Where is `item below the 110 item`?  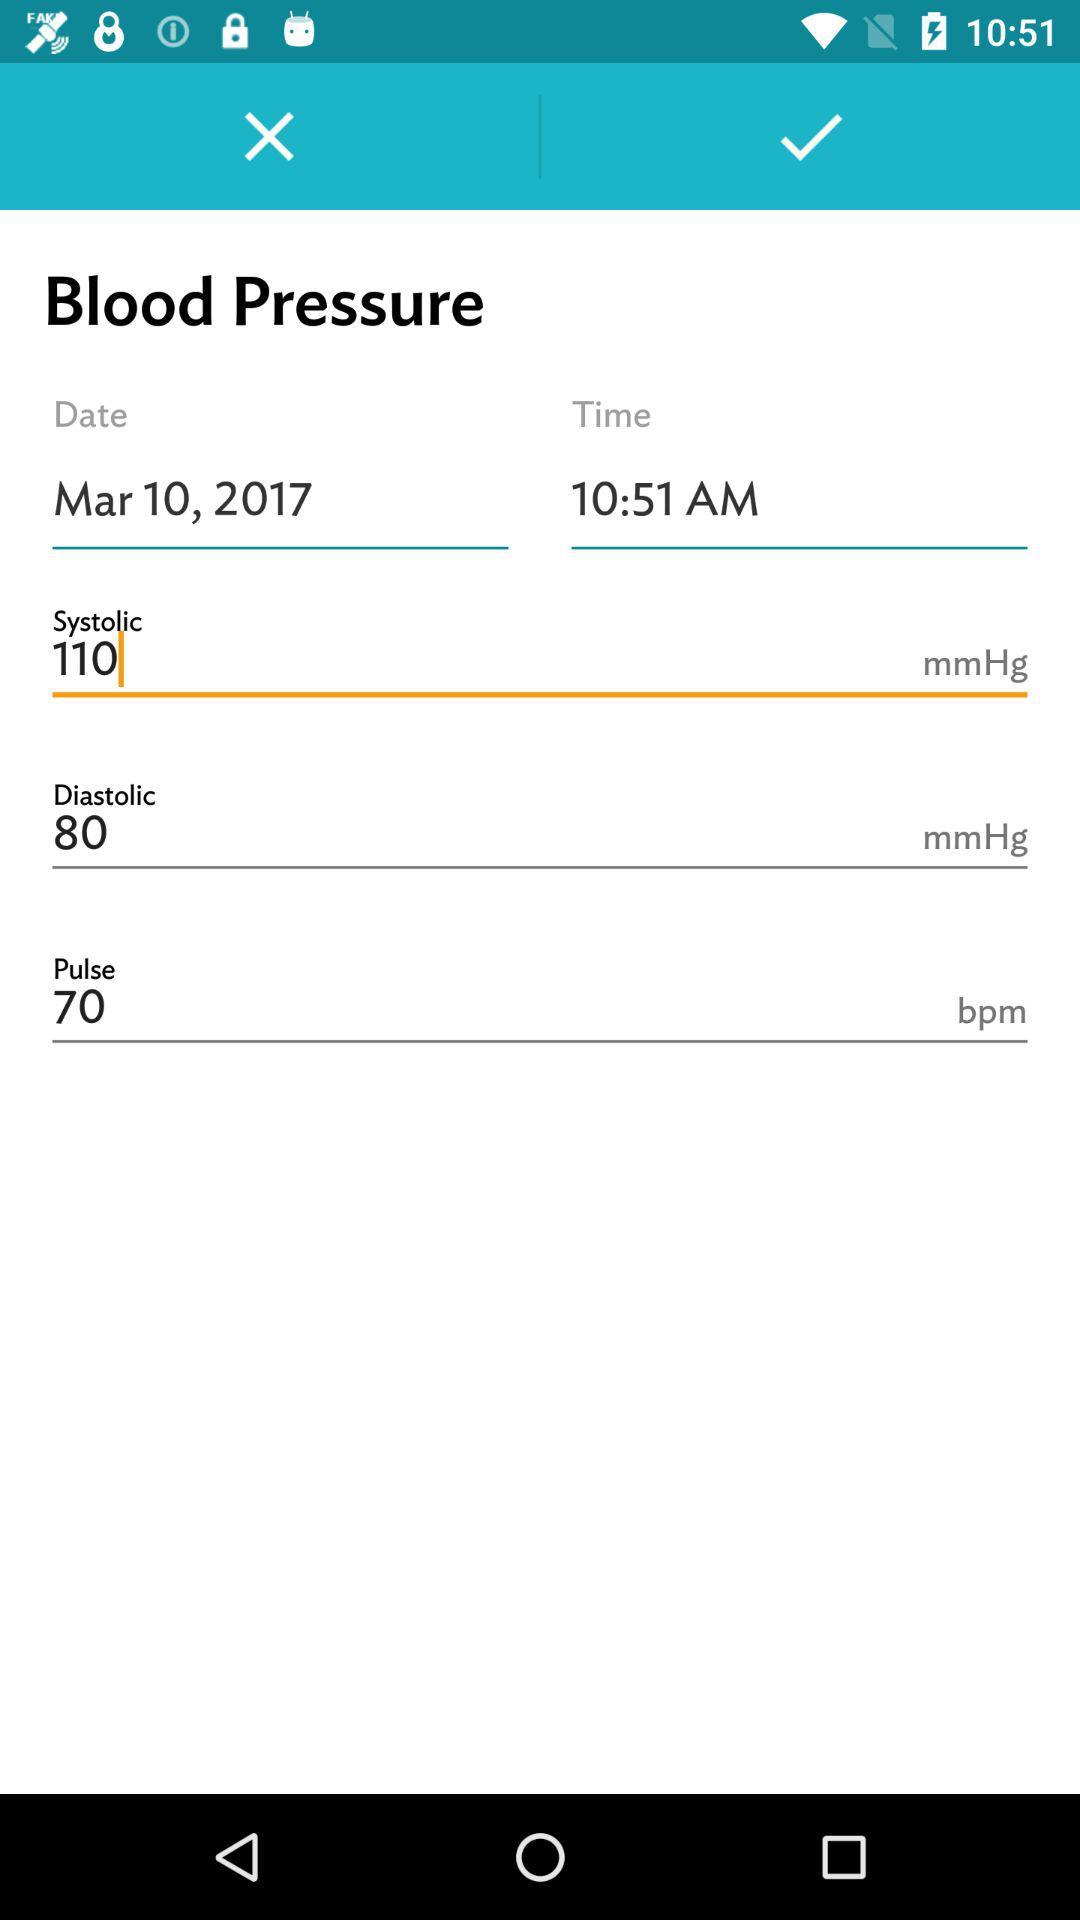
item below the 110 item is located at coordinates (540, 834).